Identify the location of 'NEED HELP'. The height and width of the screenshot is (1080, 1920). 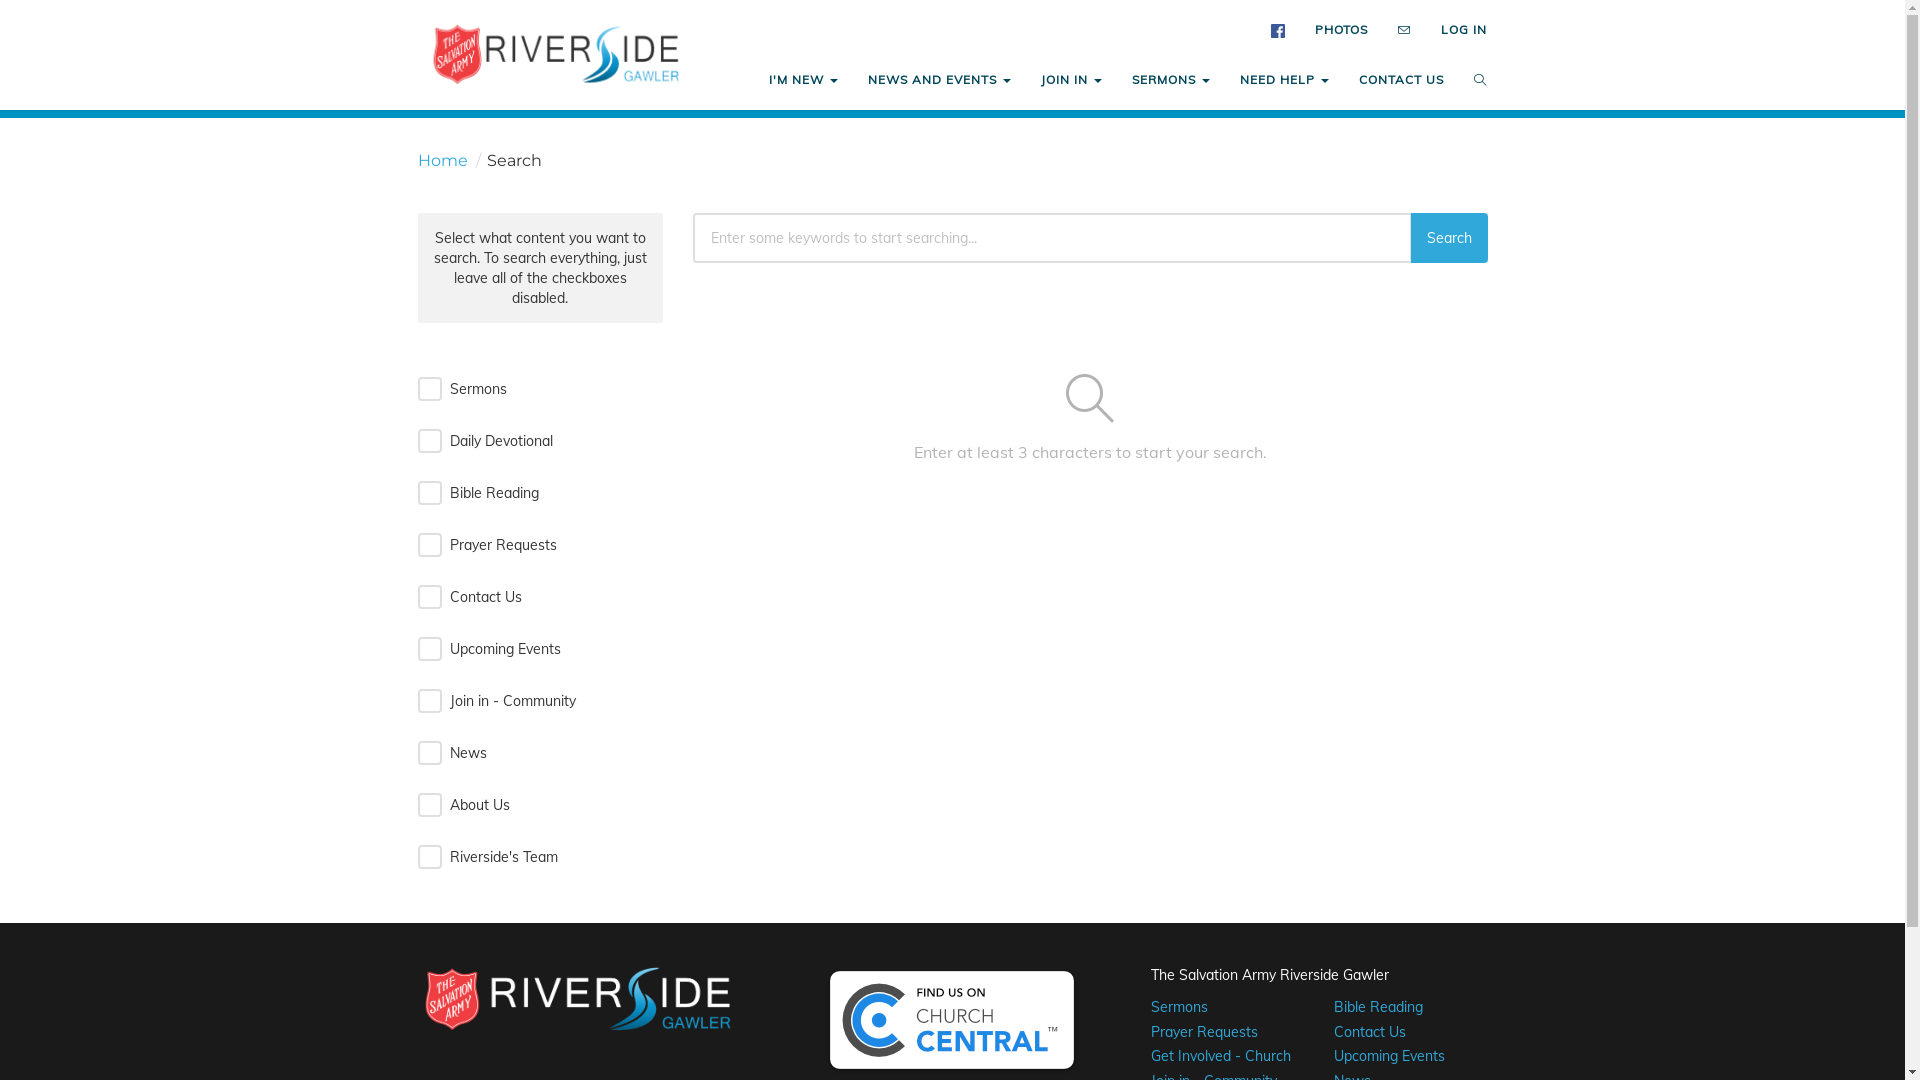
(1284, 79).